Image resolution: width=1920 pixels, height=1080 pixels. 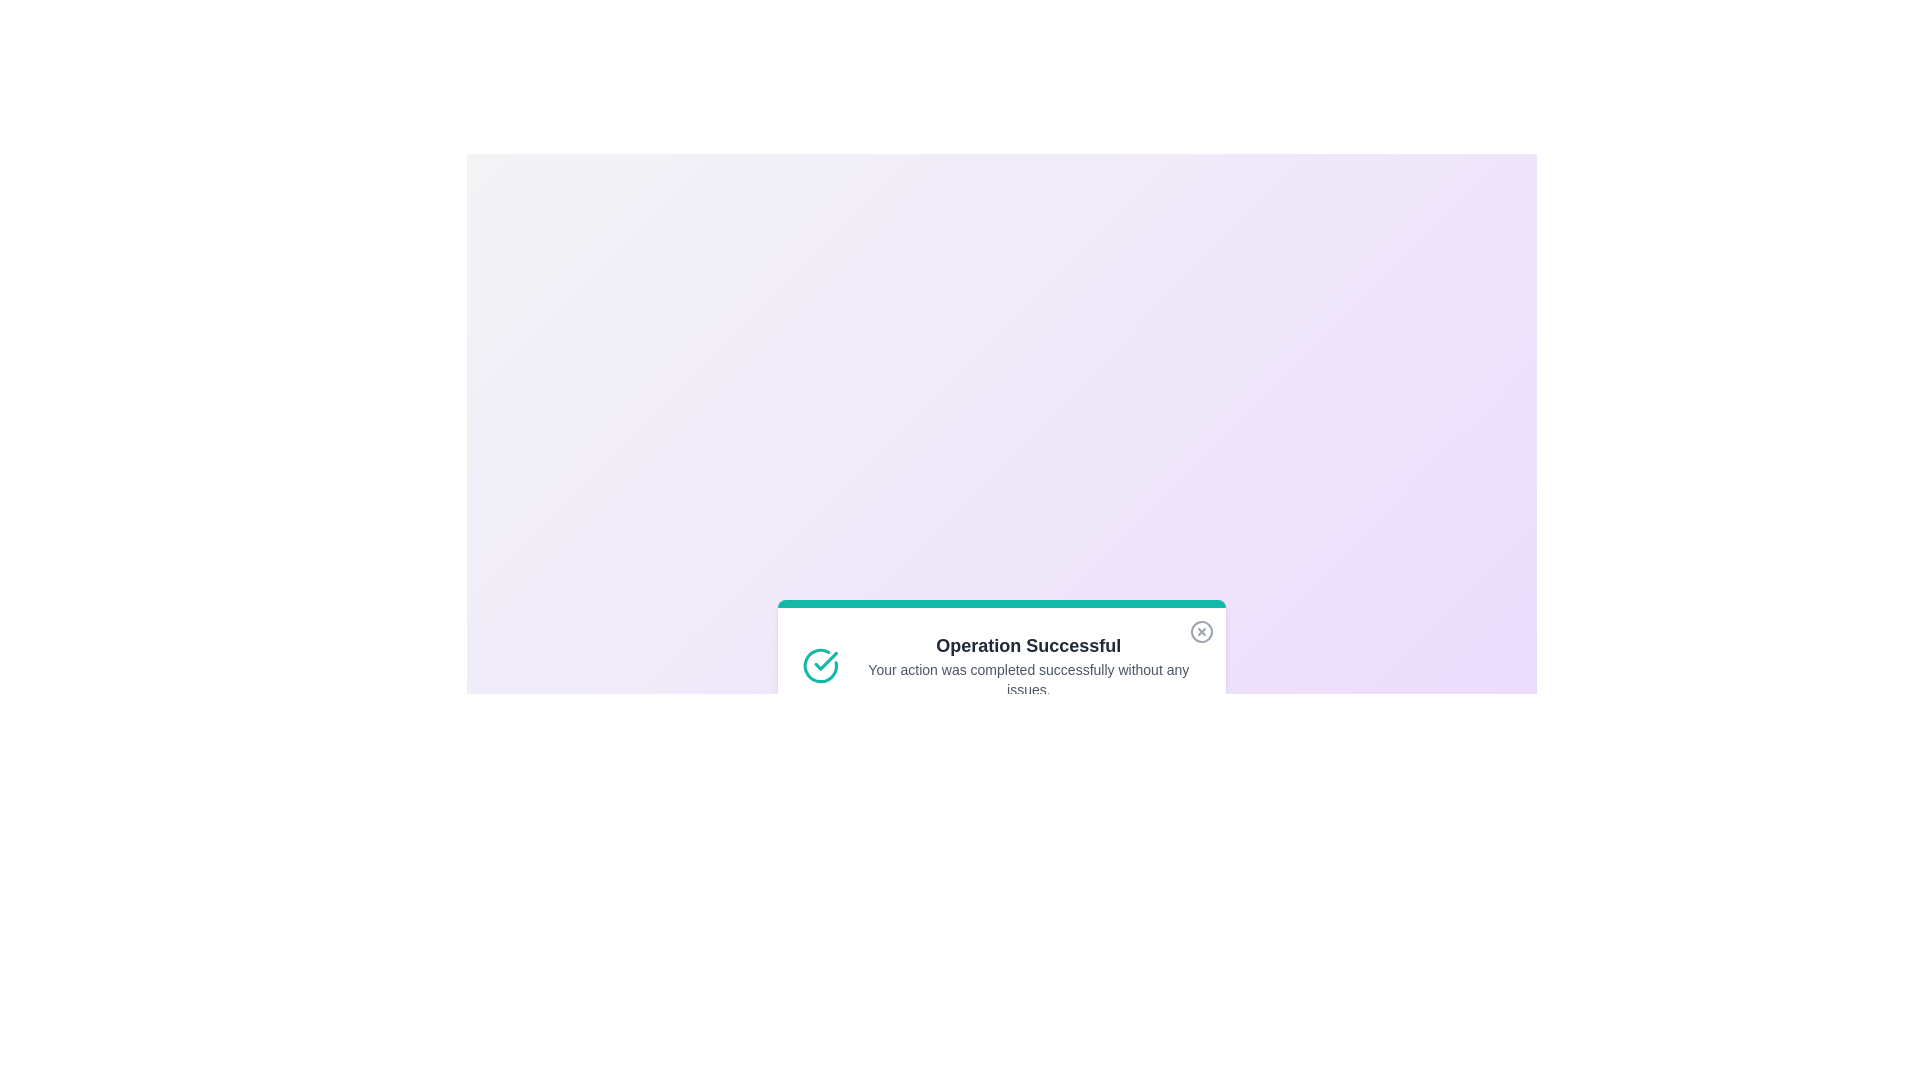 I want to click on the close button in the top-right corner of the alert dialog, so click(x=1200, y=632).